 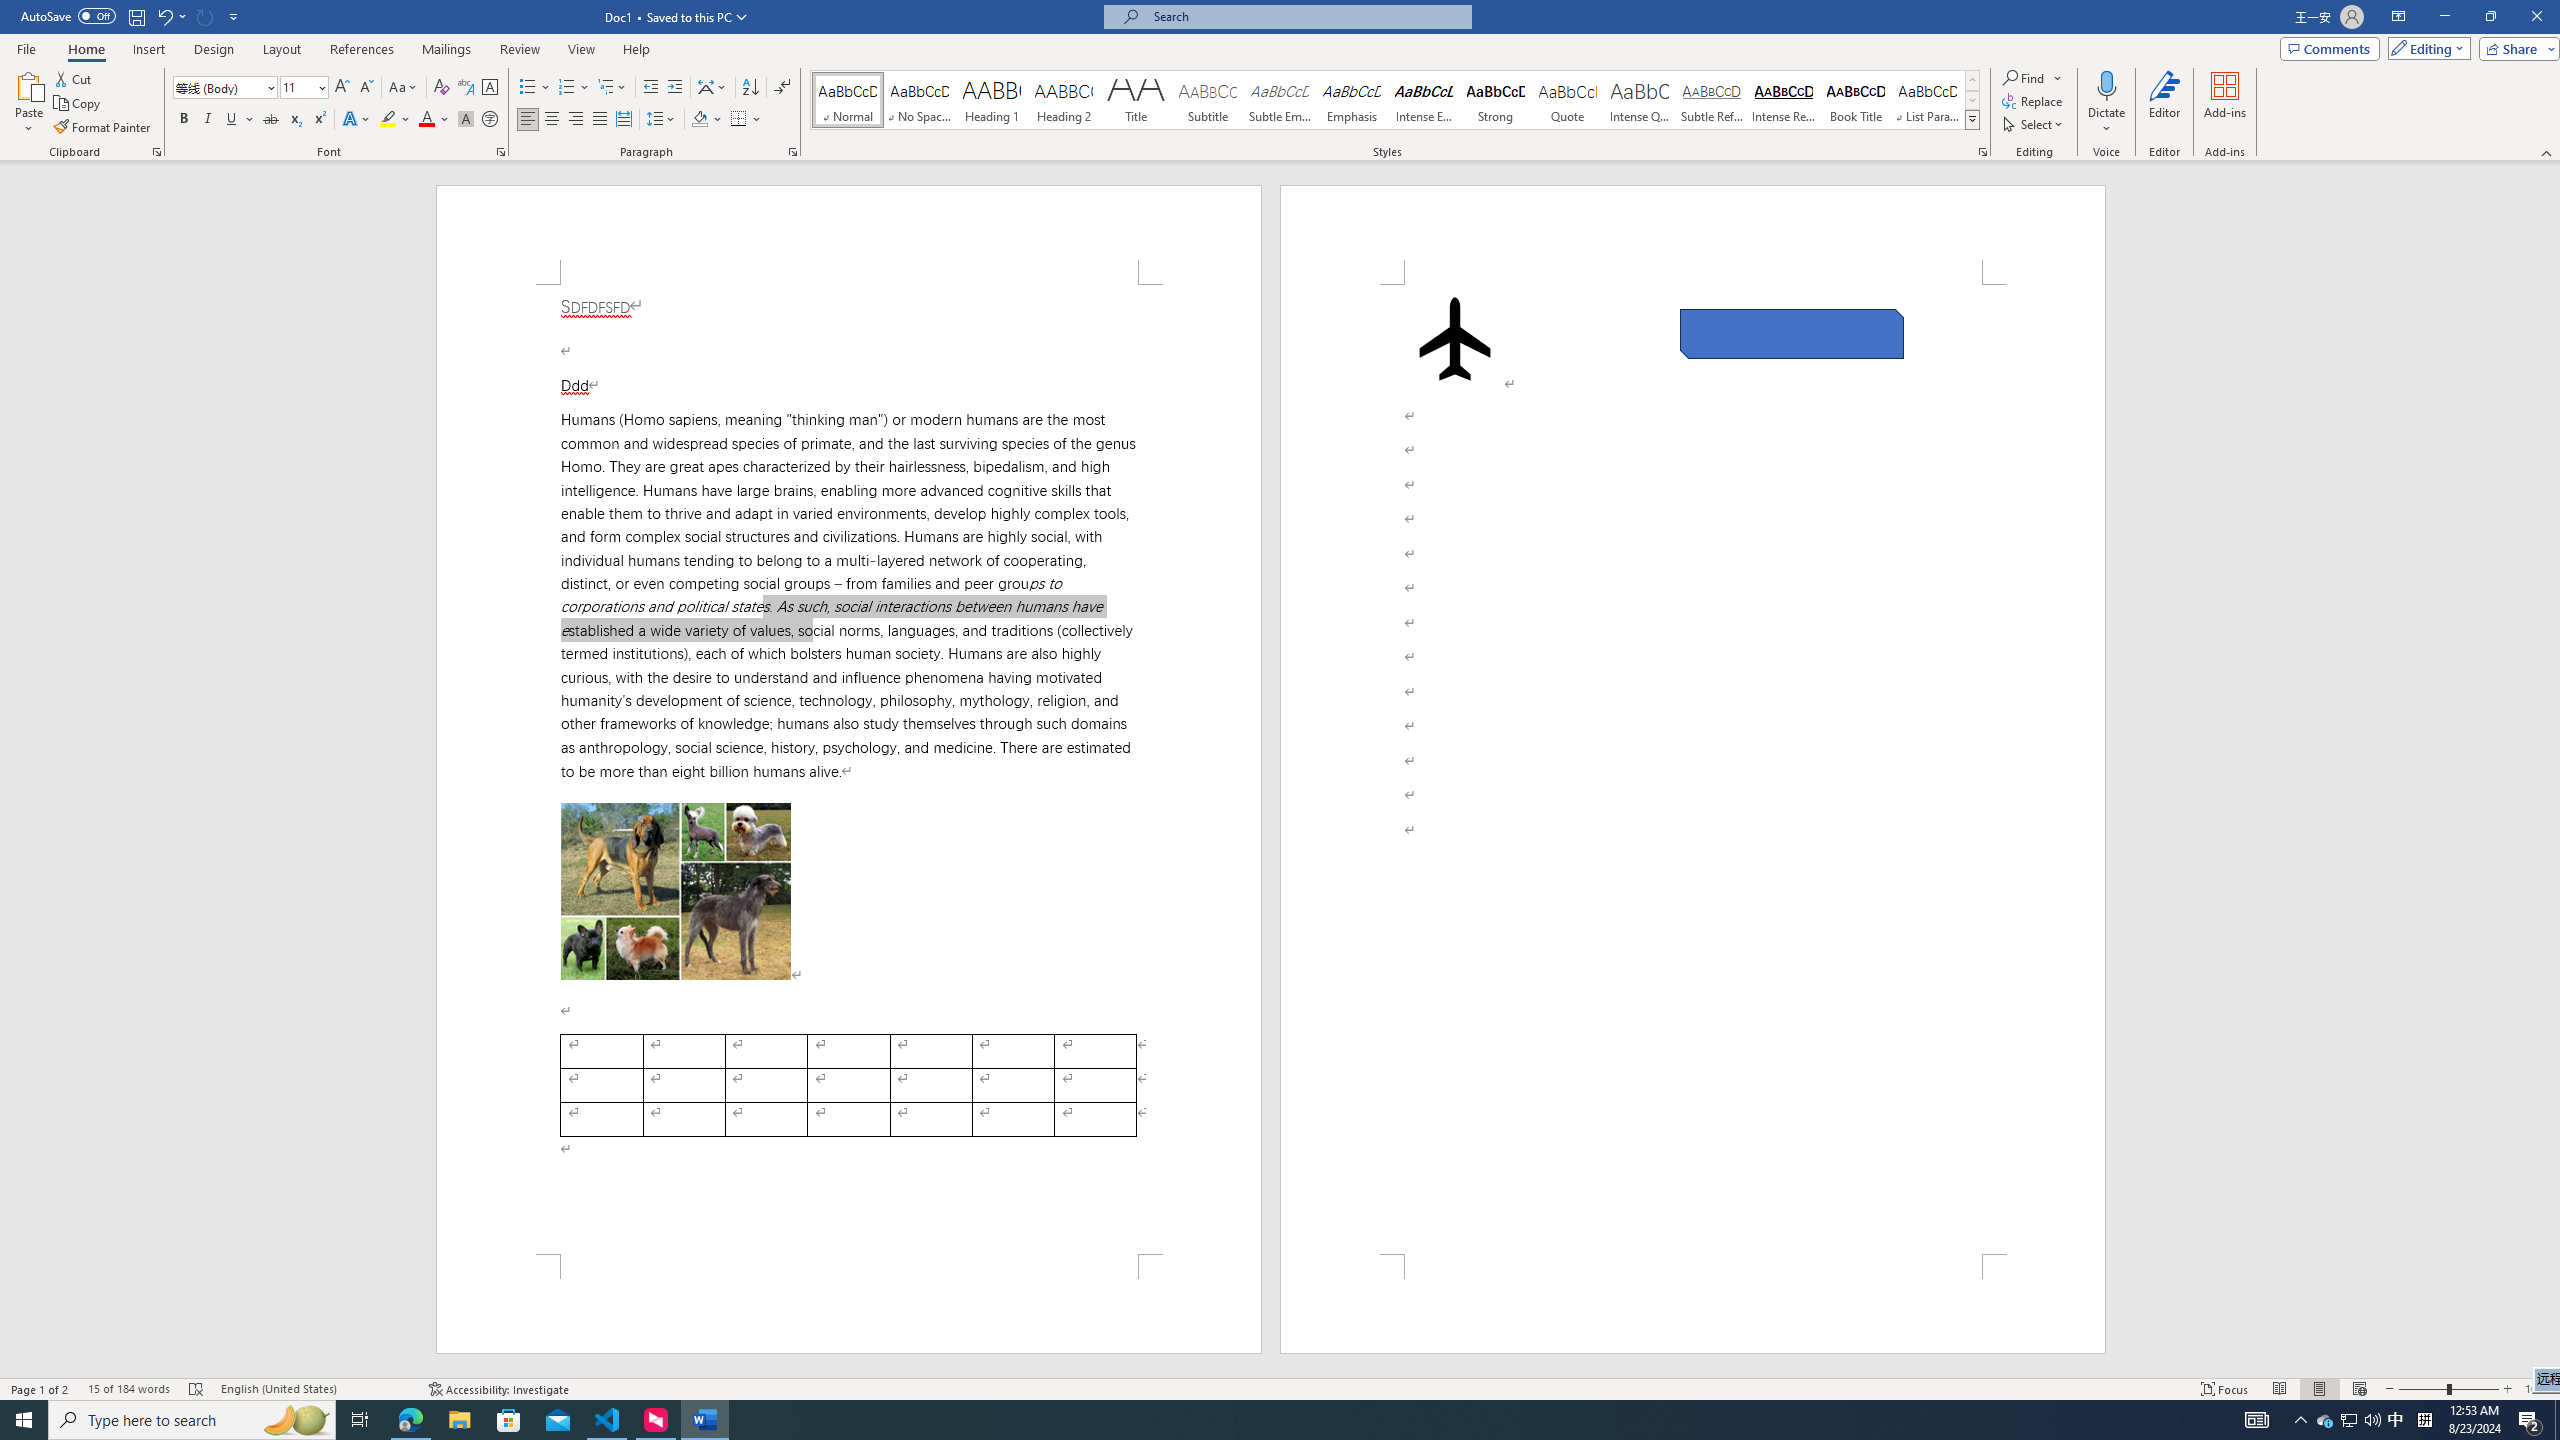 I want to click on 'Page 2 content', so click(x=1692, y=769).